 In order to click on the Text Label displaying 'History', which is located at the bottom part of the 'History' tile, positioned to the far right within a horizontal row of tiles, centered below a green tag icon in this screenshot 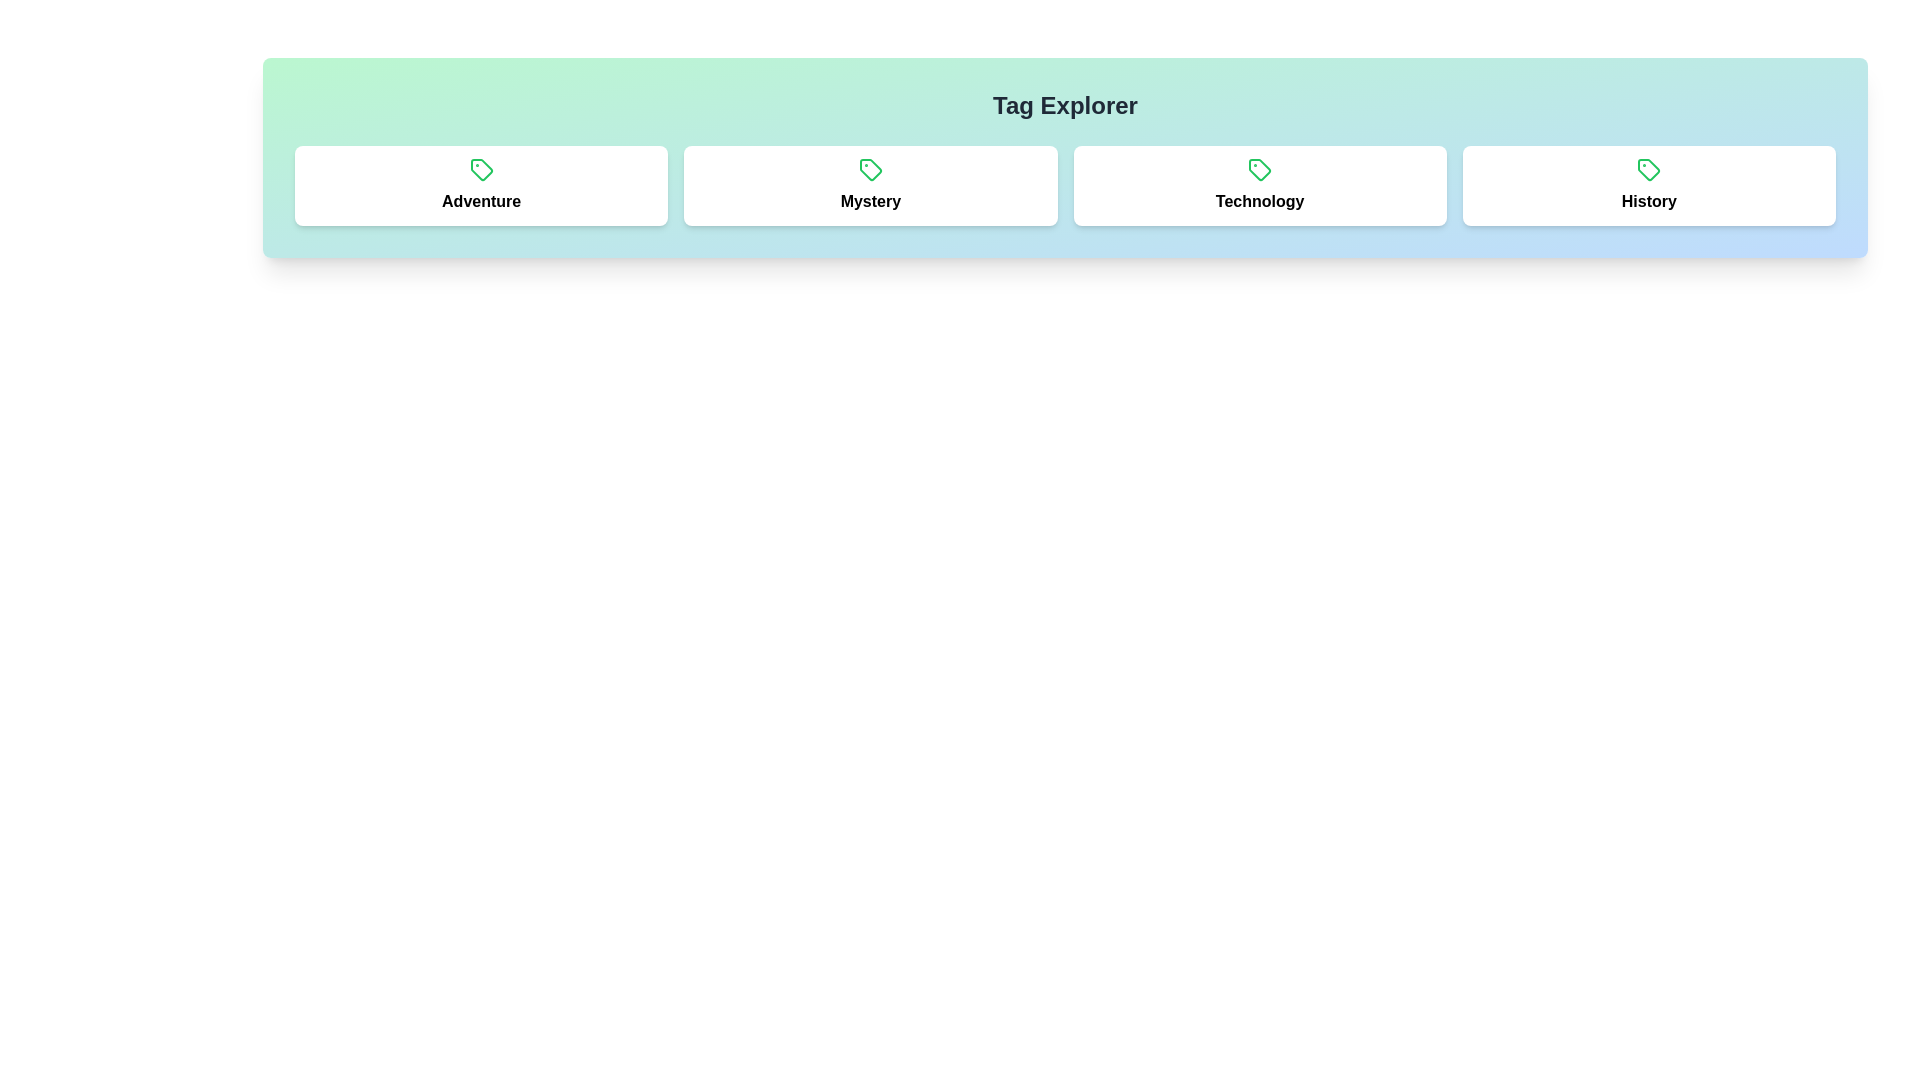, I will do `click(1649, 201)`.